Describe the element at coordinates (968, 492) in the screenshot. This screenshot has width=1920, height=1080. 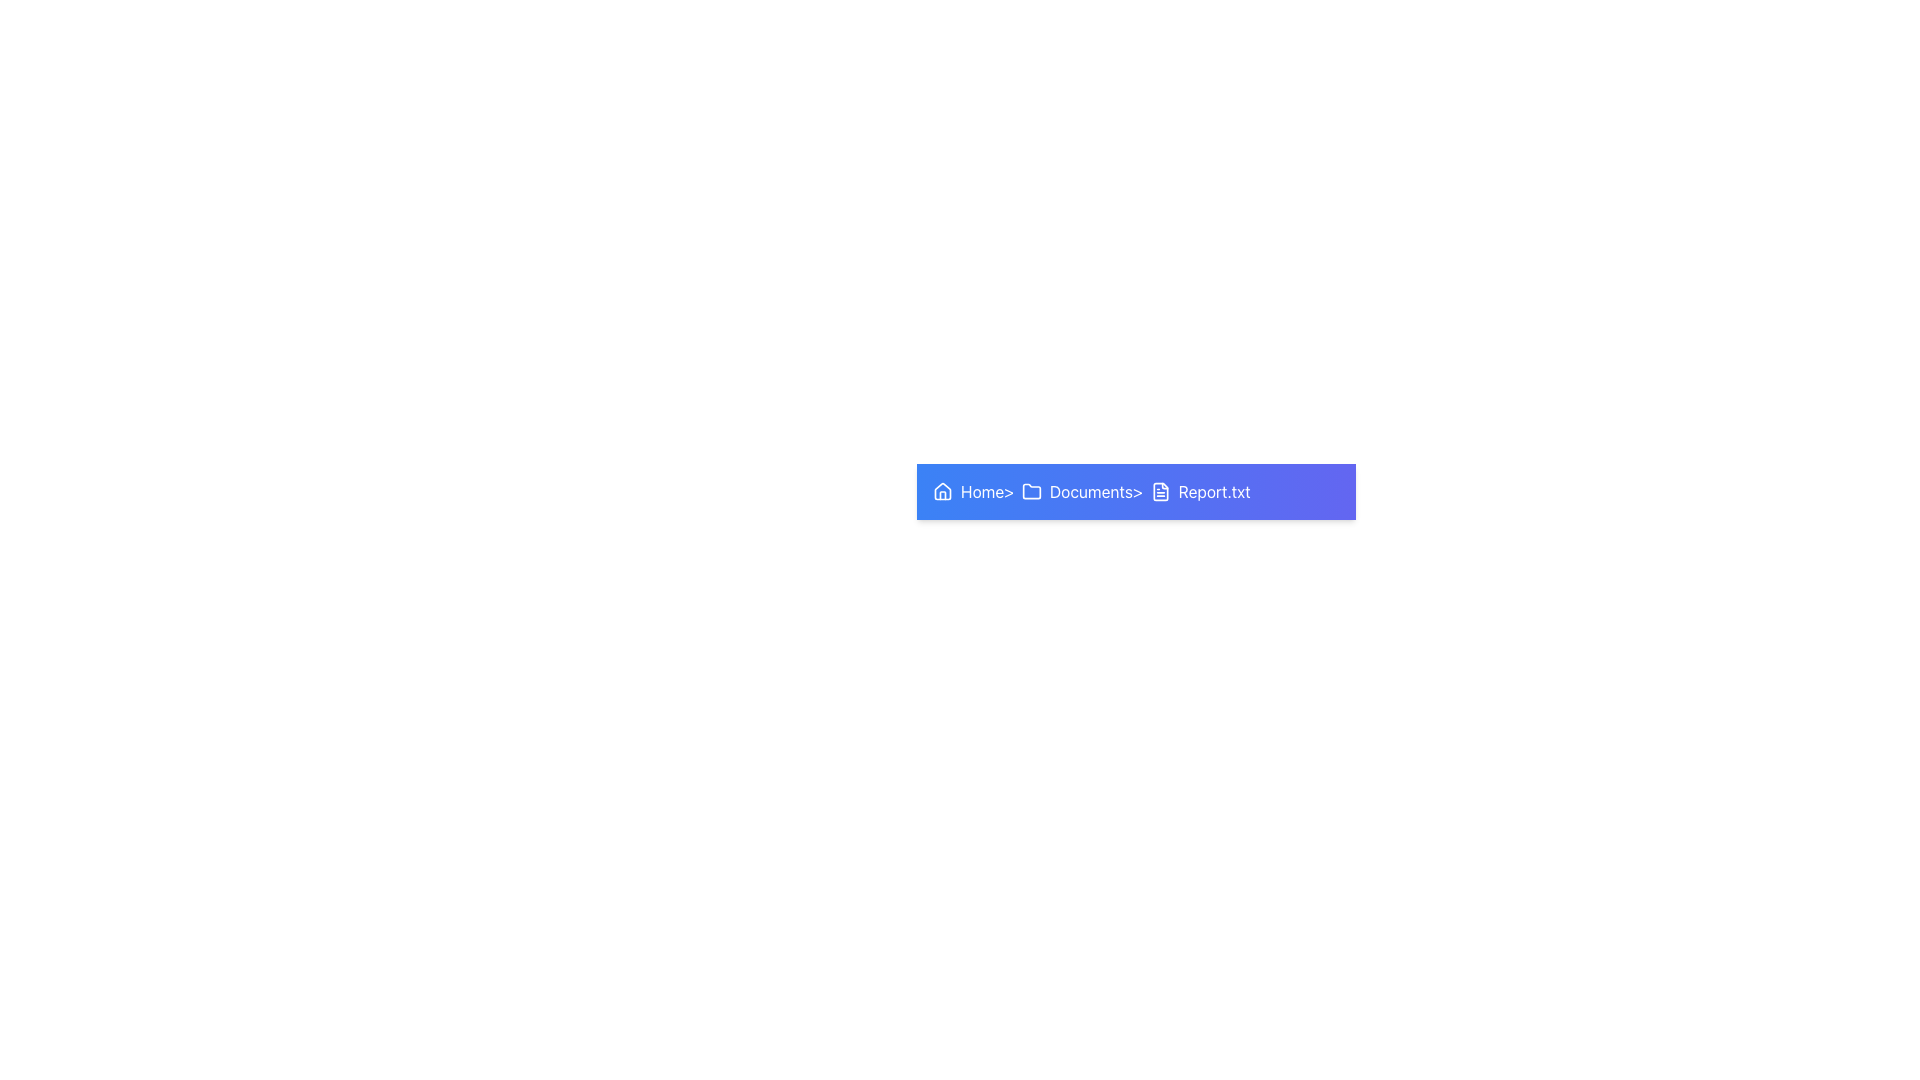
I see `the home navigation button, which is the first element in the breadcrumb navigation links` at that location.